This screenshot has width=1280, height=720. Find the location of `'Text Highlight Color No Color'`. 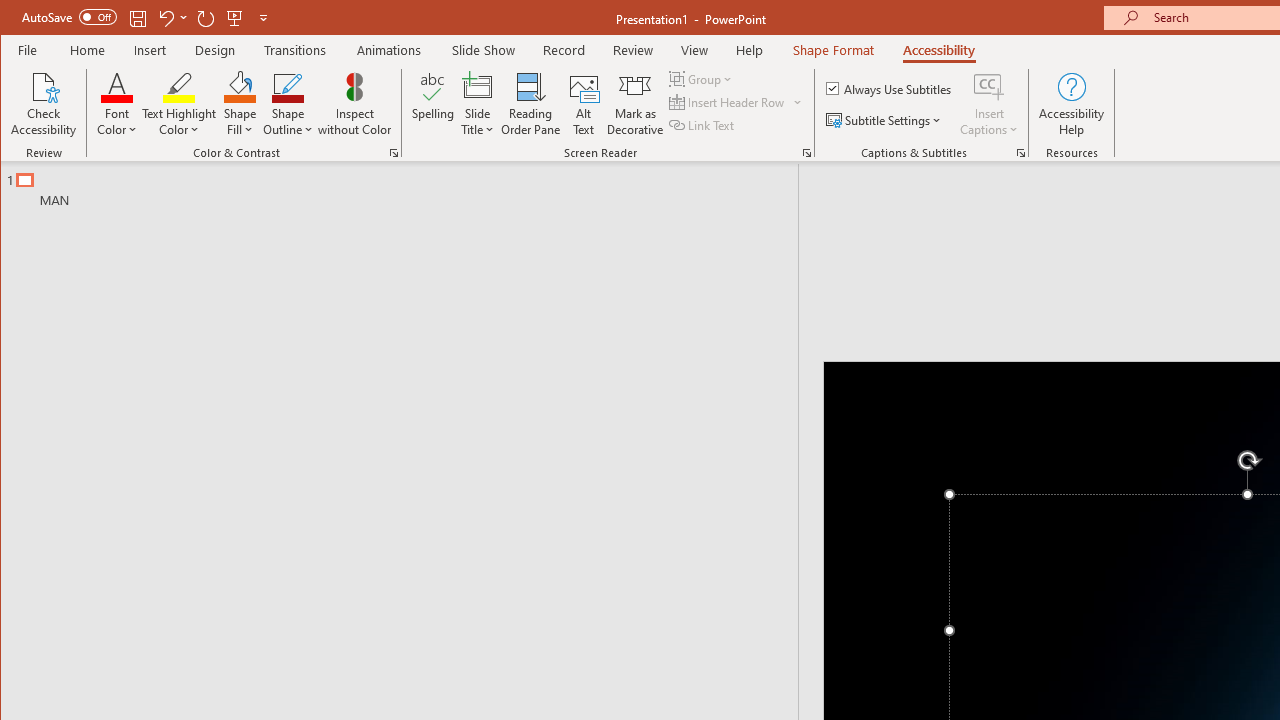

'Text Highlight Color No Color' is located at coordinates (179, 85).